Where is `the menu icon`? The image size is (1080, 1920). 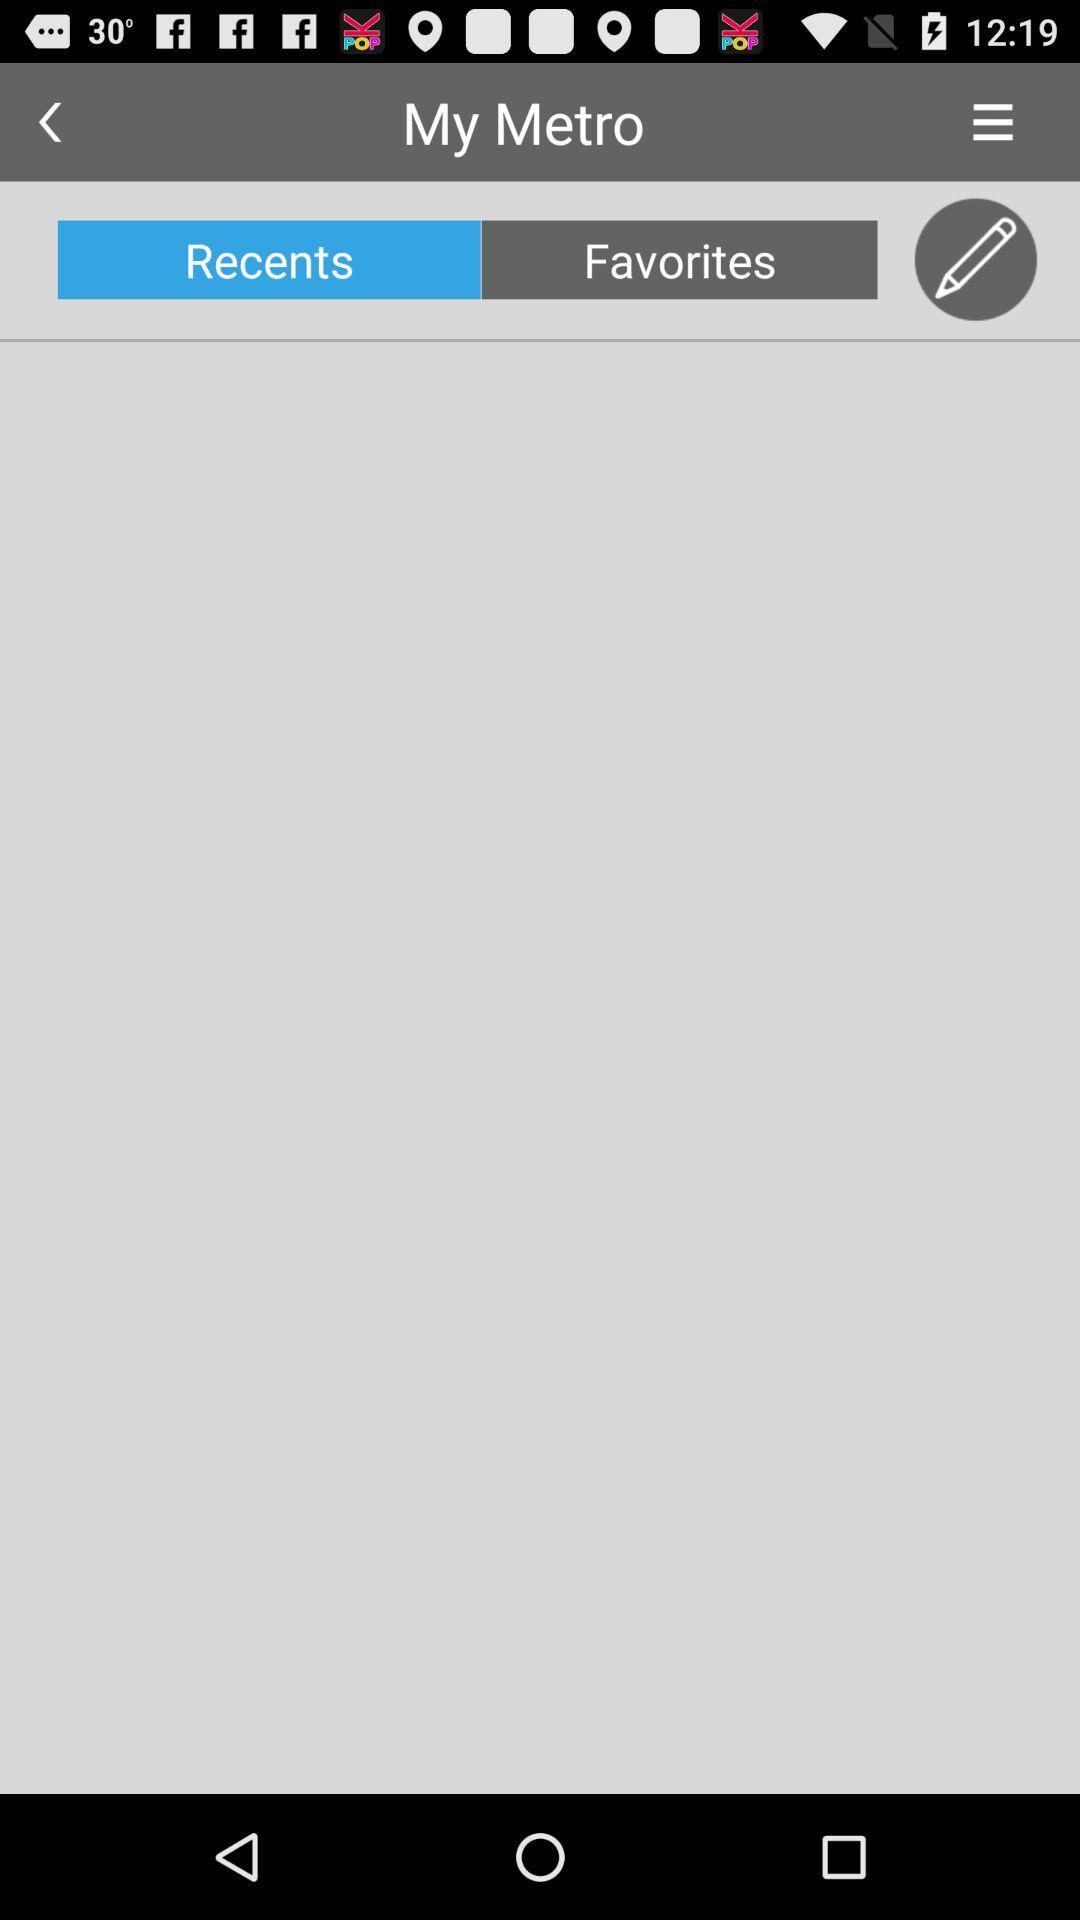 the menu icon is located at coordinates (992, 129).